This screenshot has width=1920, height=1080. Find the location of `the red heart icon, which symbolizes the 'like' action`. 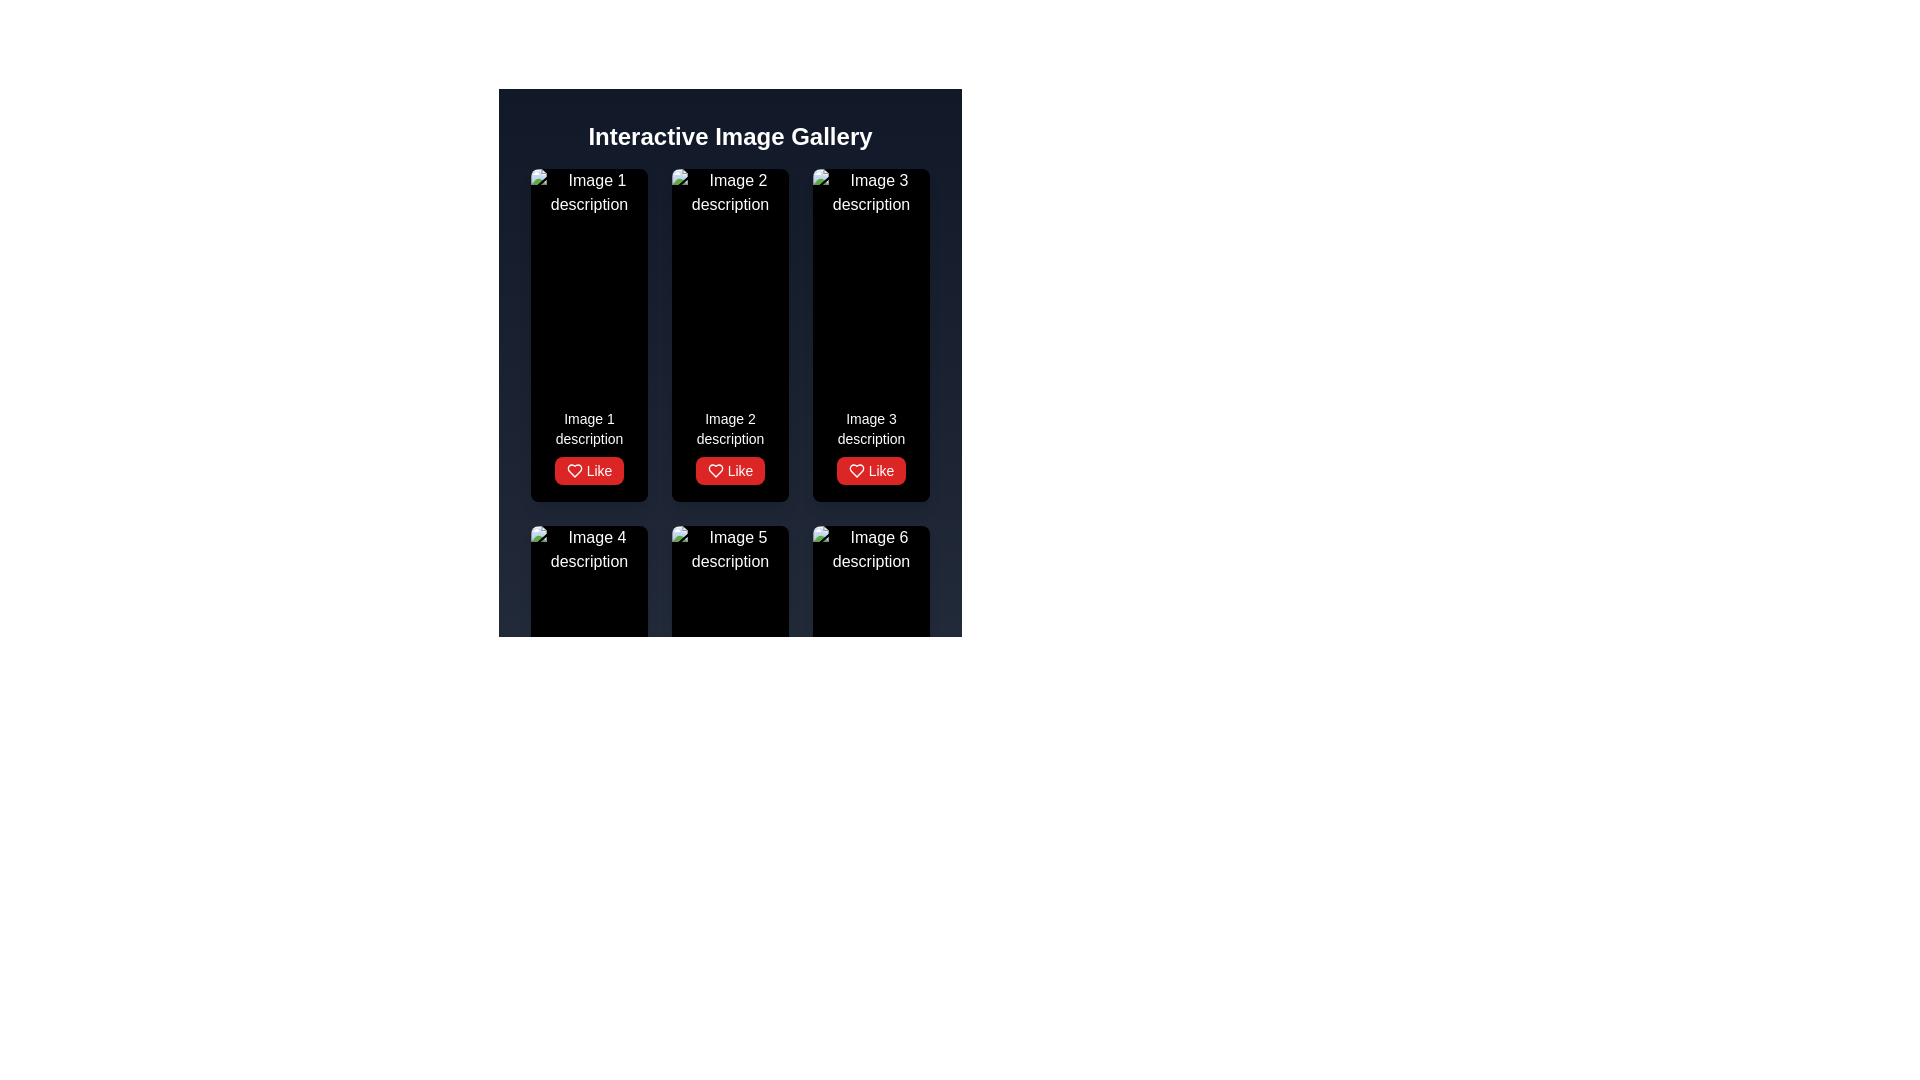

the red heart icon, which symbolizes the 'like' action is located at coordinates (856, 828).